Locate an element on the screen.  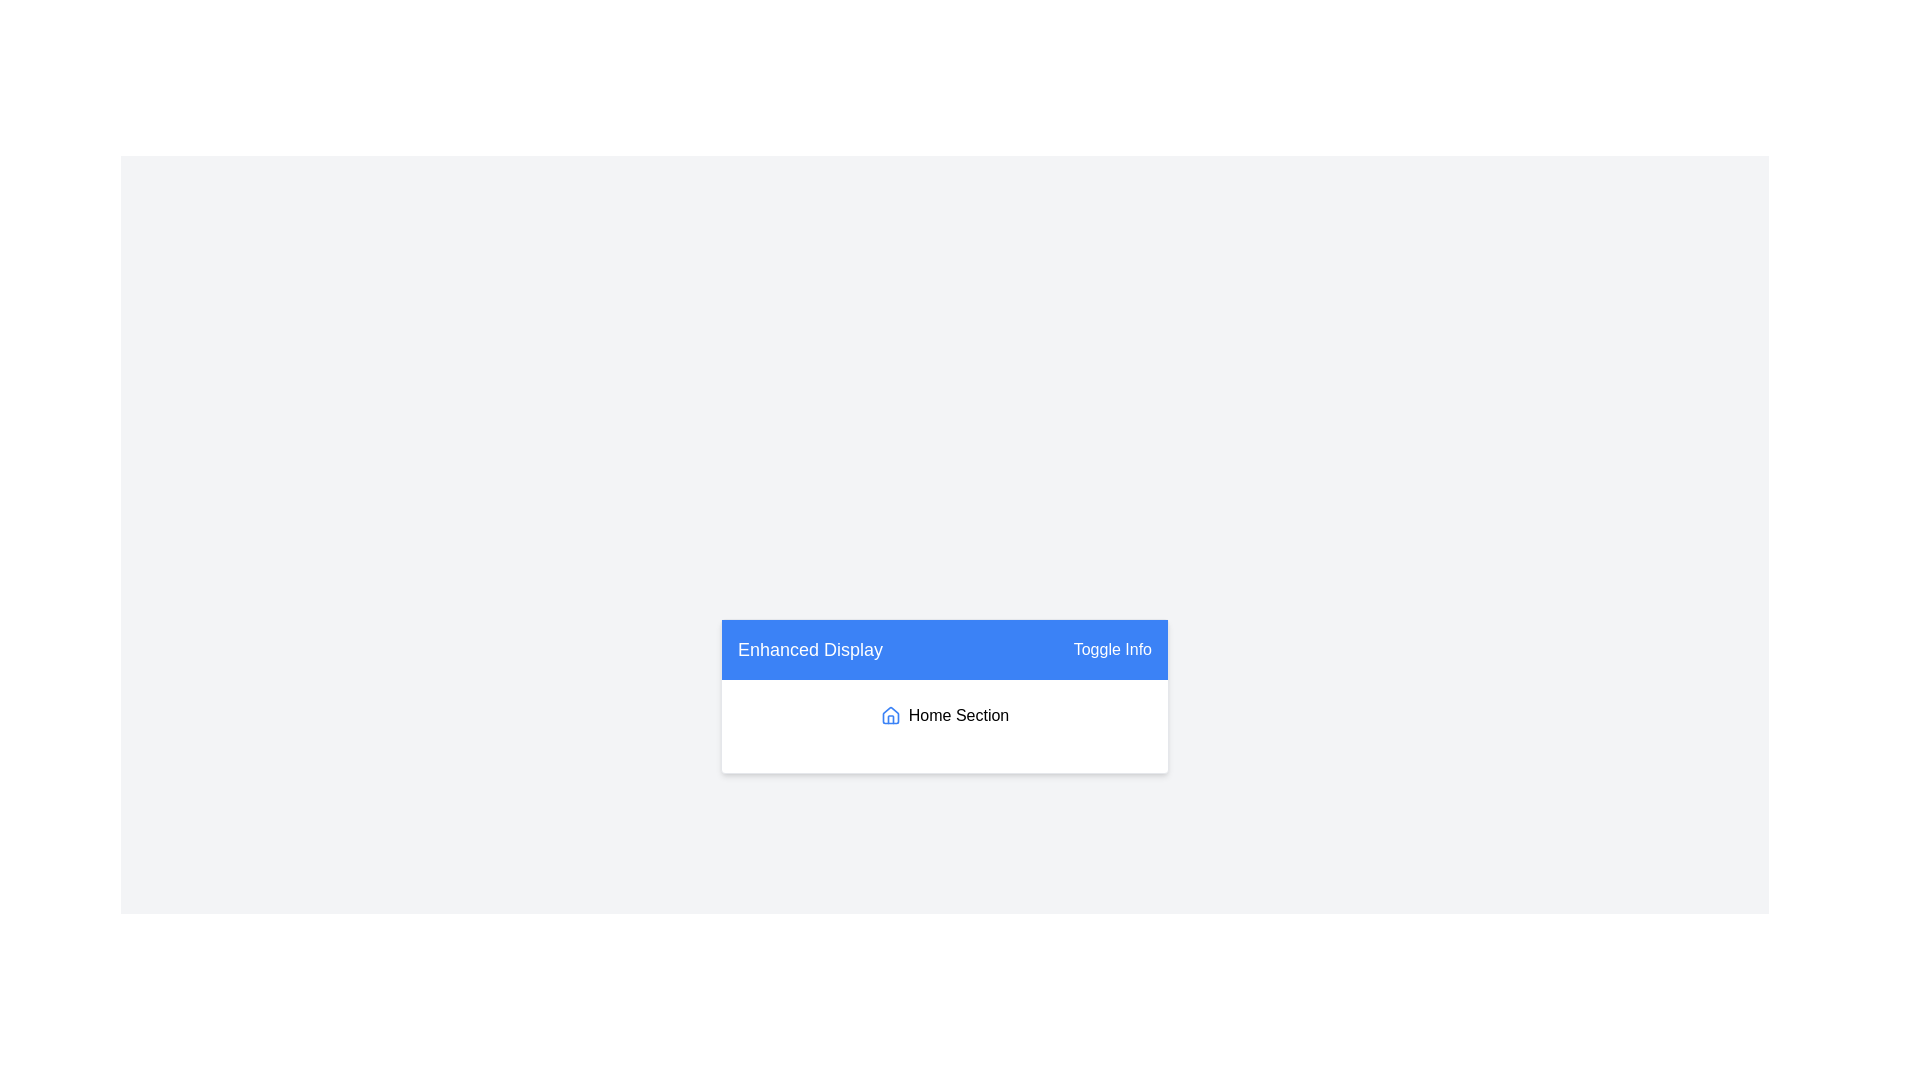
the house icon with a blue outline located next to the 'Home Section' text is located at coordinates (889, 714).